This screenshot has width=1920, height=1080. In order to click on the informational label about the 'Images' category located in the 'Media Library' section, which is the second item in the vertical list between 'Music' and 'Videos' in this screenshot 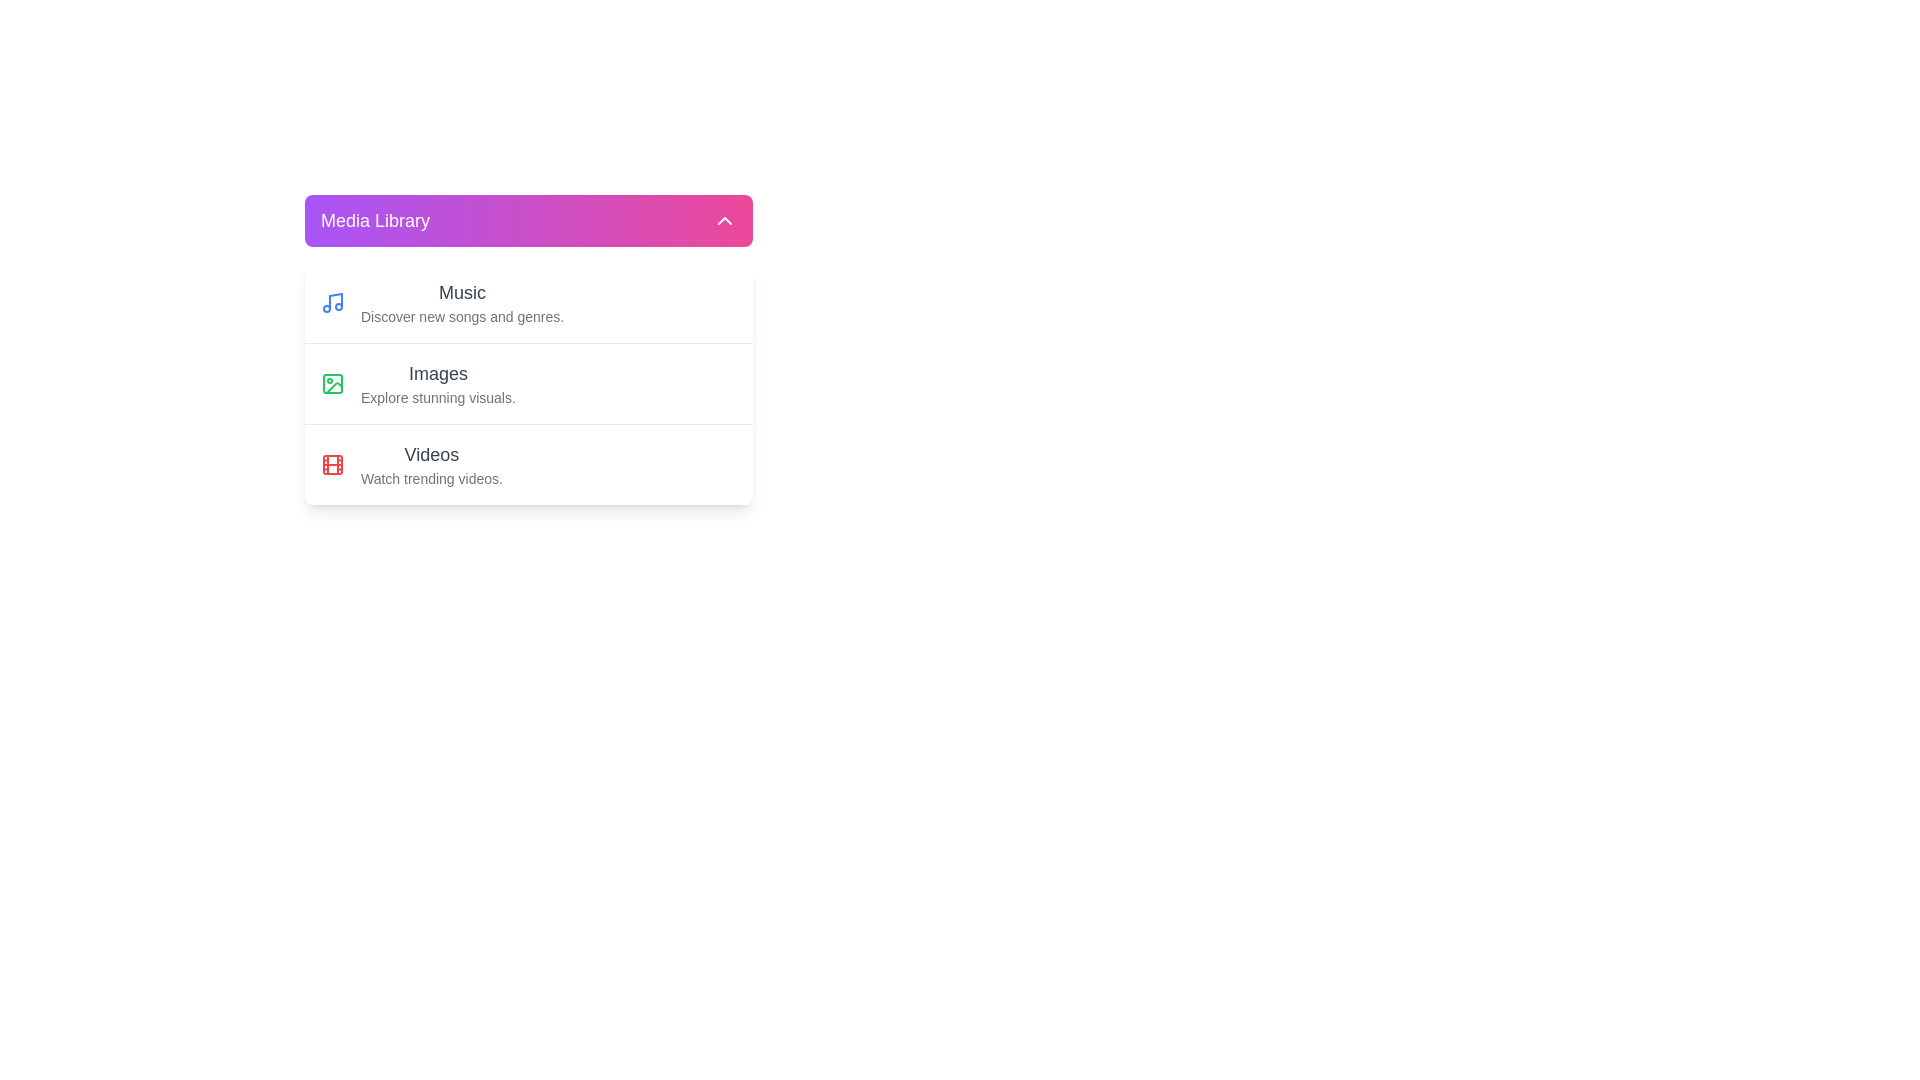, I will do `click(437, 384)`.